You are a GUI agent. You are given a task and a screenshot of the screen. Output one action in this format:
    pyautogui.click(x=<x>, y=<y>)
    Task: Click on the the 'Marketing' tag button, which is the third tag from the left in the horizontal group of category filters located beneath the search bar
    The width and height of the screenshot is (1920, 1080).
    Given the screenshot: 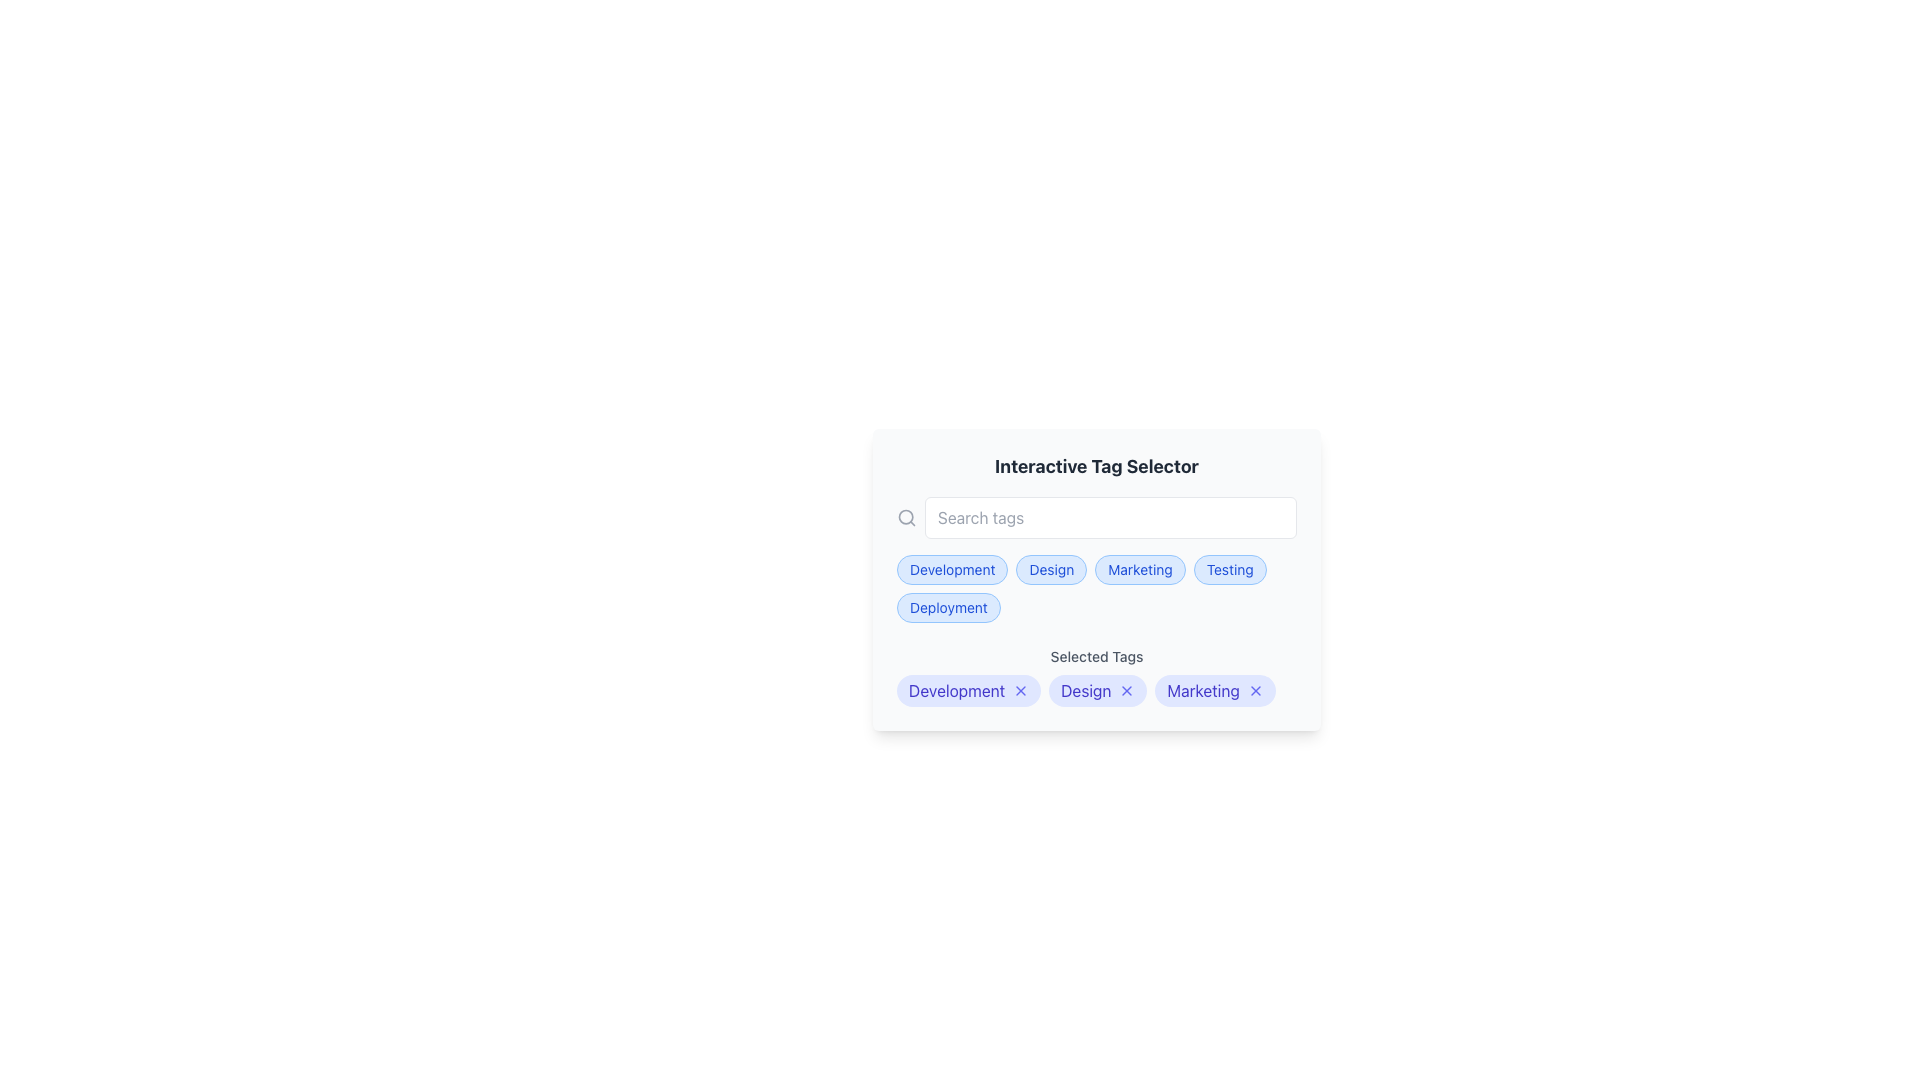 What is the action you would take?
    pyautogui.click(x=1140, y=570)
    